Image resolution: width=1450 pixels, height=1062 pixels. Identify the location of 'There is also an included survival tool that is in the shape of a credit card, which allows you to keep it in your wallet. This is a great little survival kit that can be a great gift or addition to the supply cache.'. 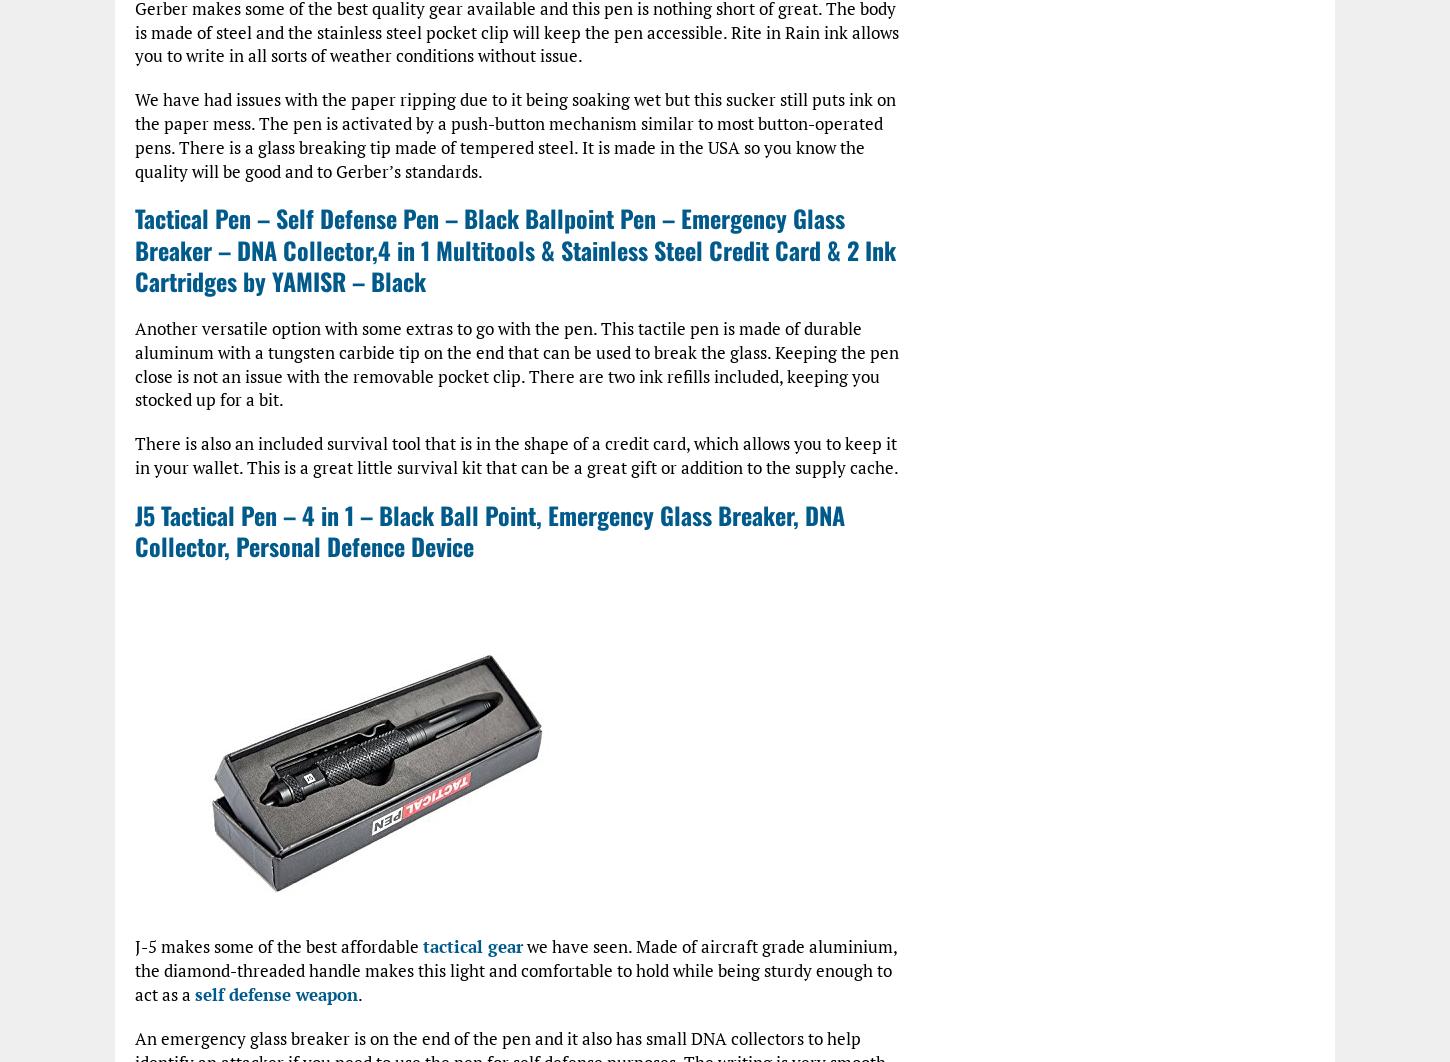
(517, 454).